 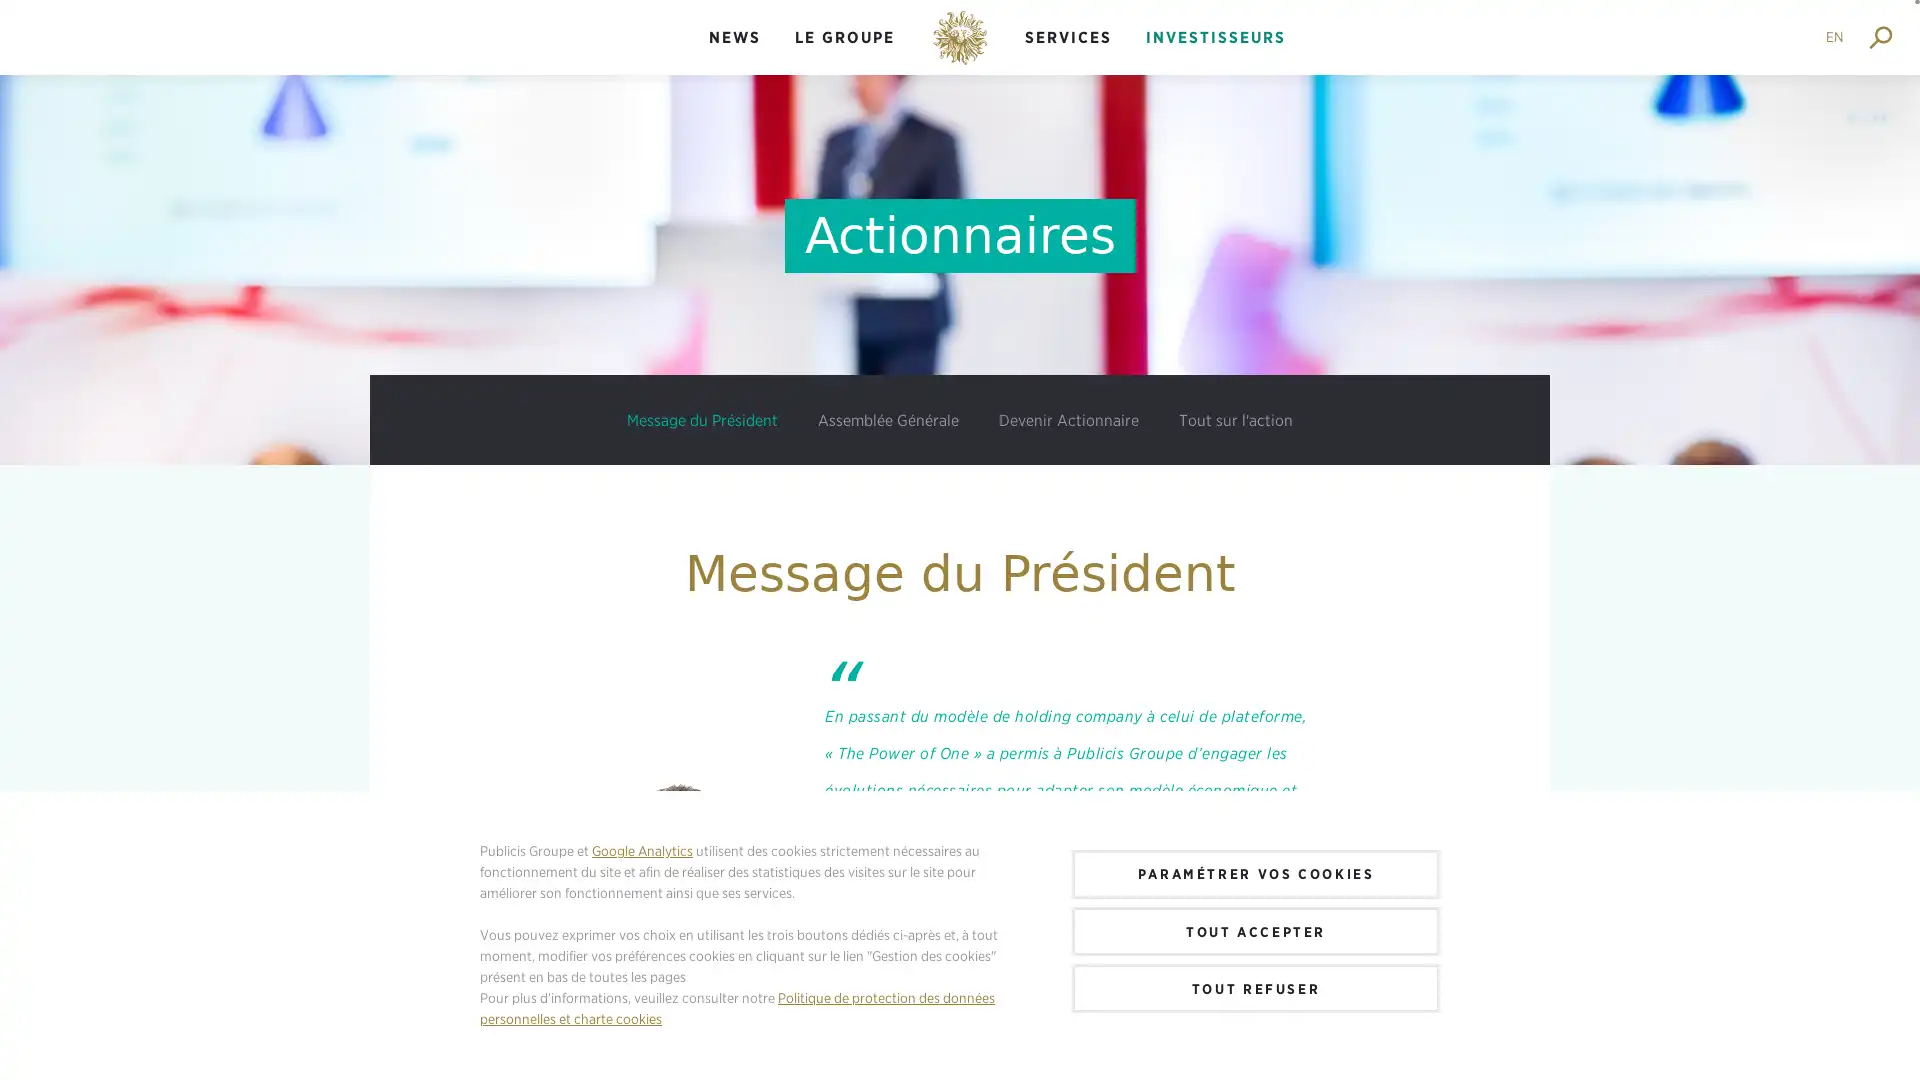 I want to click on PARAMETRER VOS COOKIES PARAMETRER VOS COOKIES, so click(x=1255, y=872).